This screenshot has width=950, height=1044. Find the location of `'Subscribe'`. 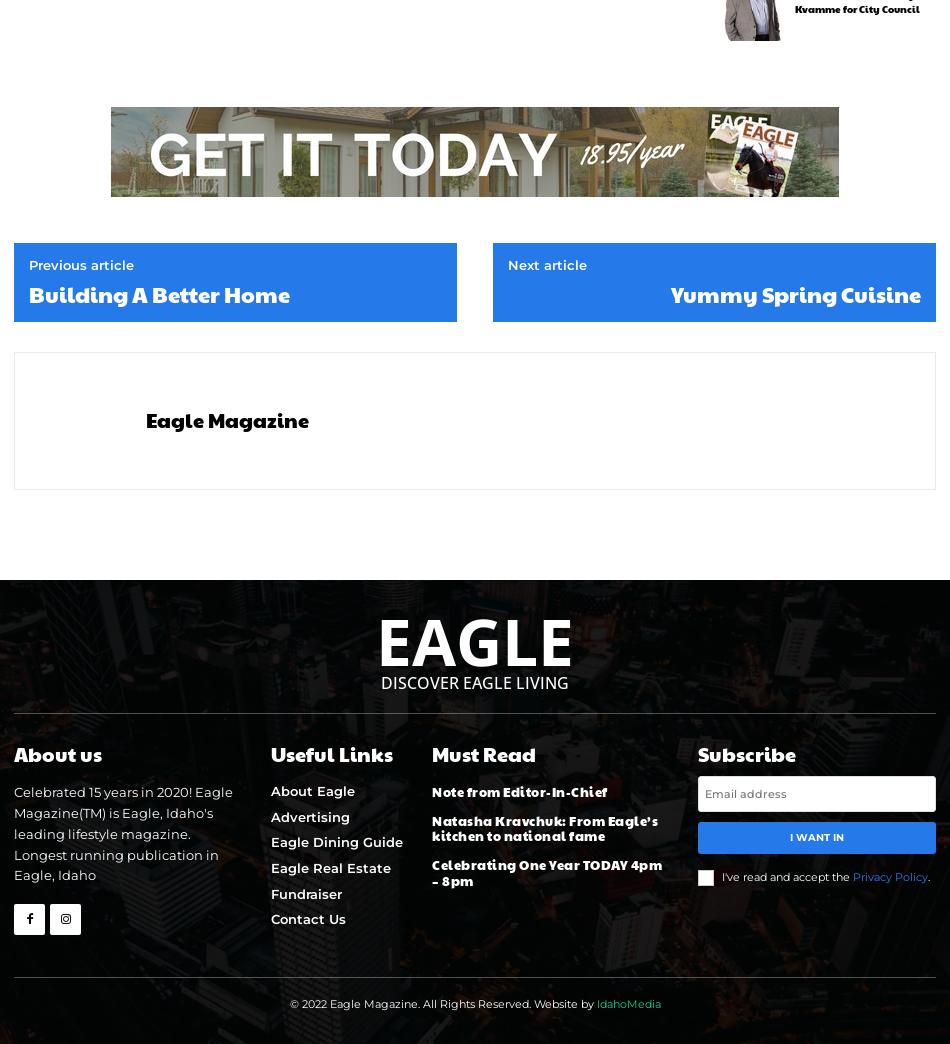

'Subscribe' is located at coordinates (745, 753).